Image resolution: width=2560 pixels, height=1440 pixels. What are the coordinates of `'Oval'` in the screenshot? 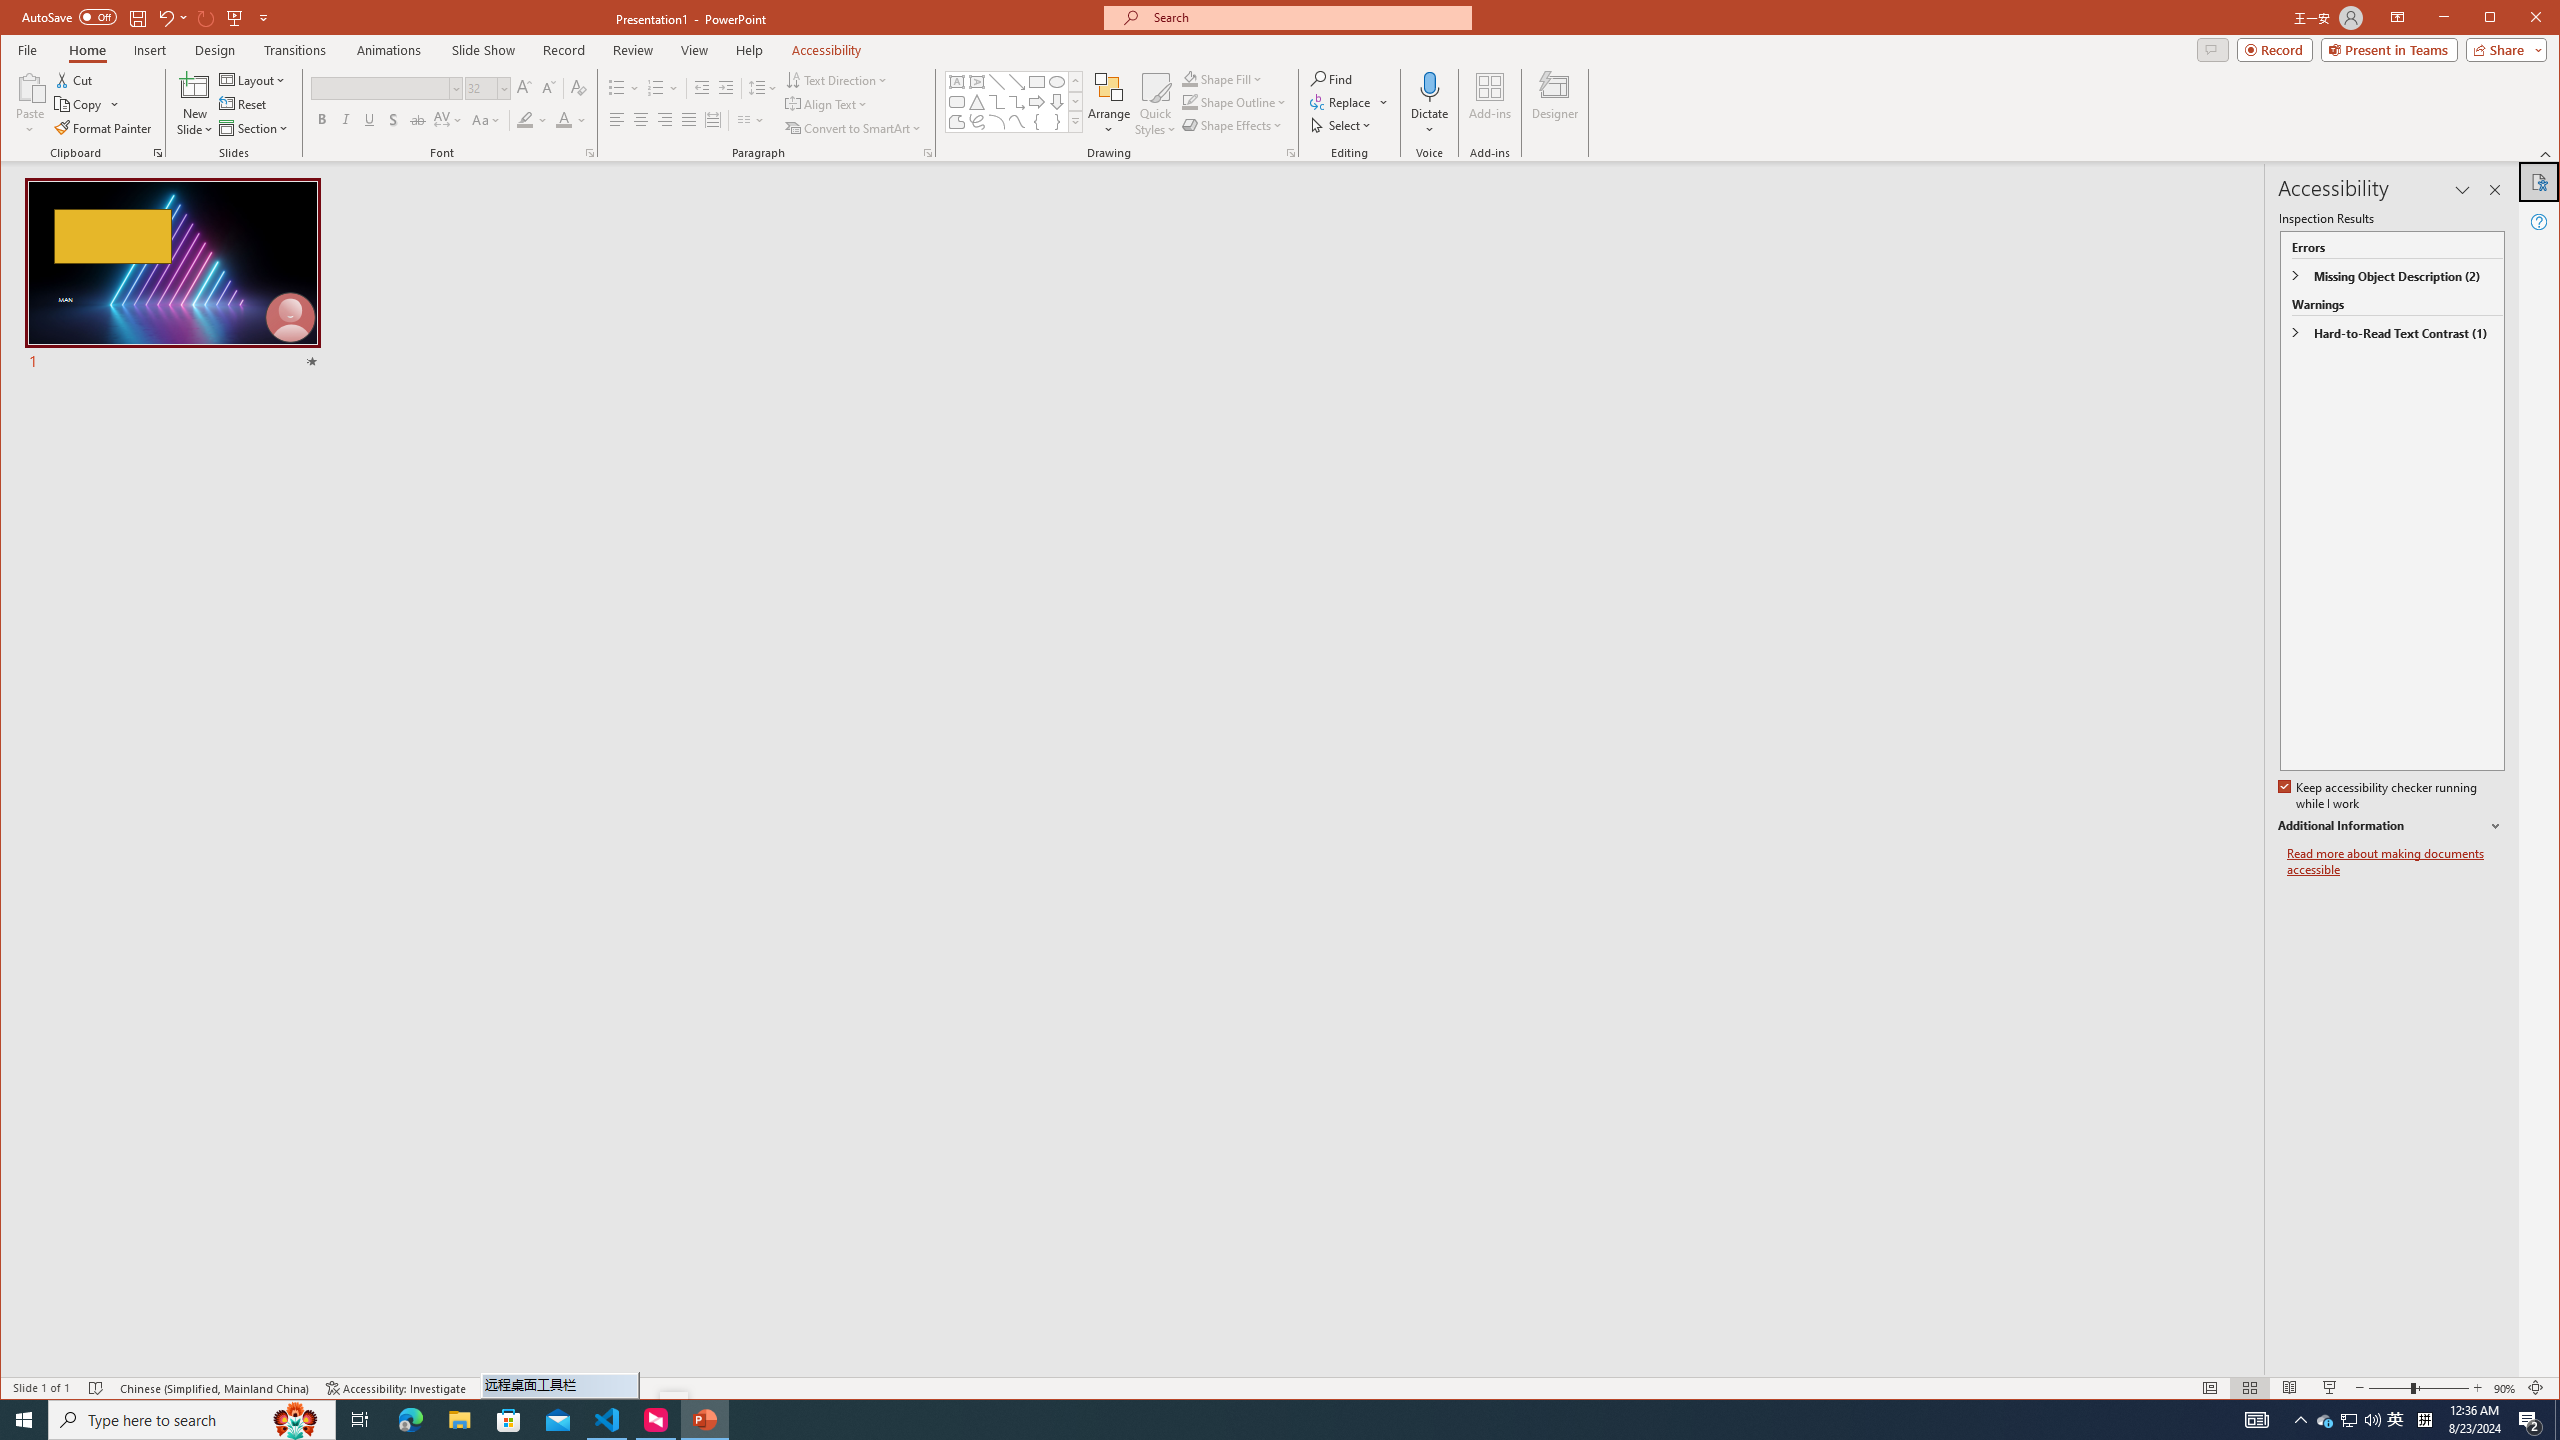 It's located at (1056, 81).